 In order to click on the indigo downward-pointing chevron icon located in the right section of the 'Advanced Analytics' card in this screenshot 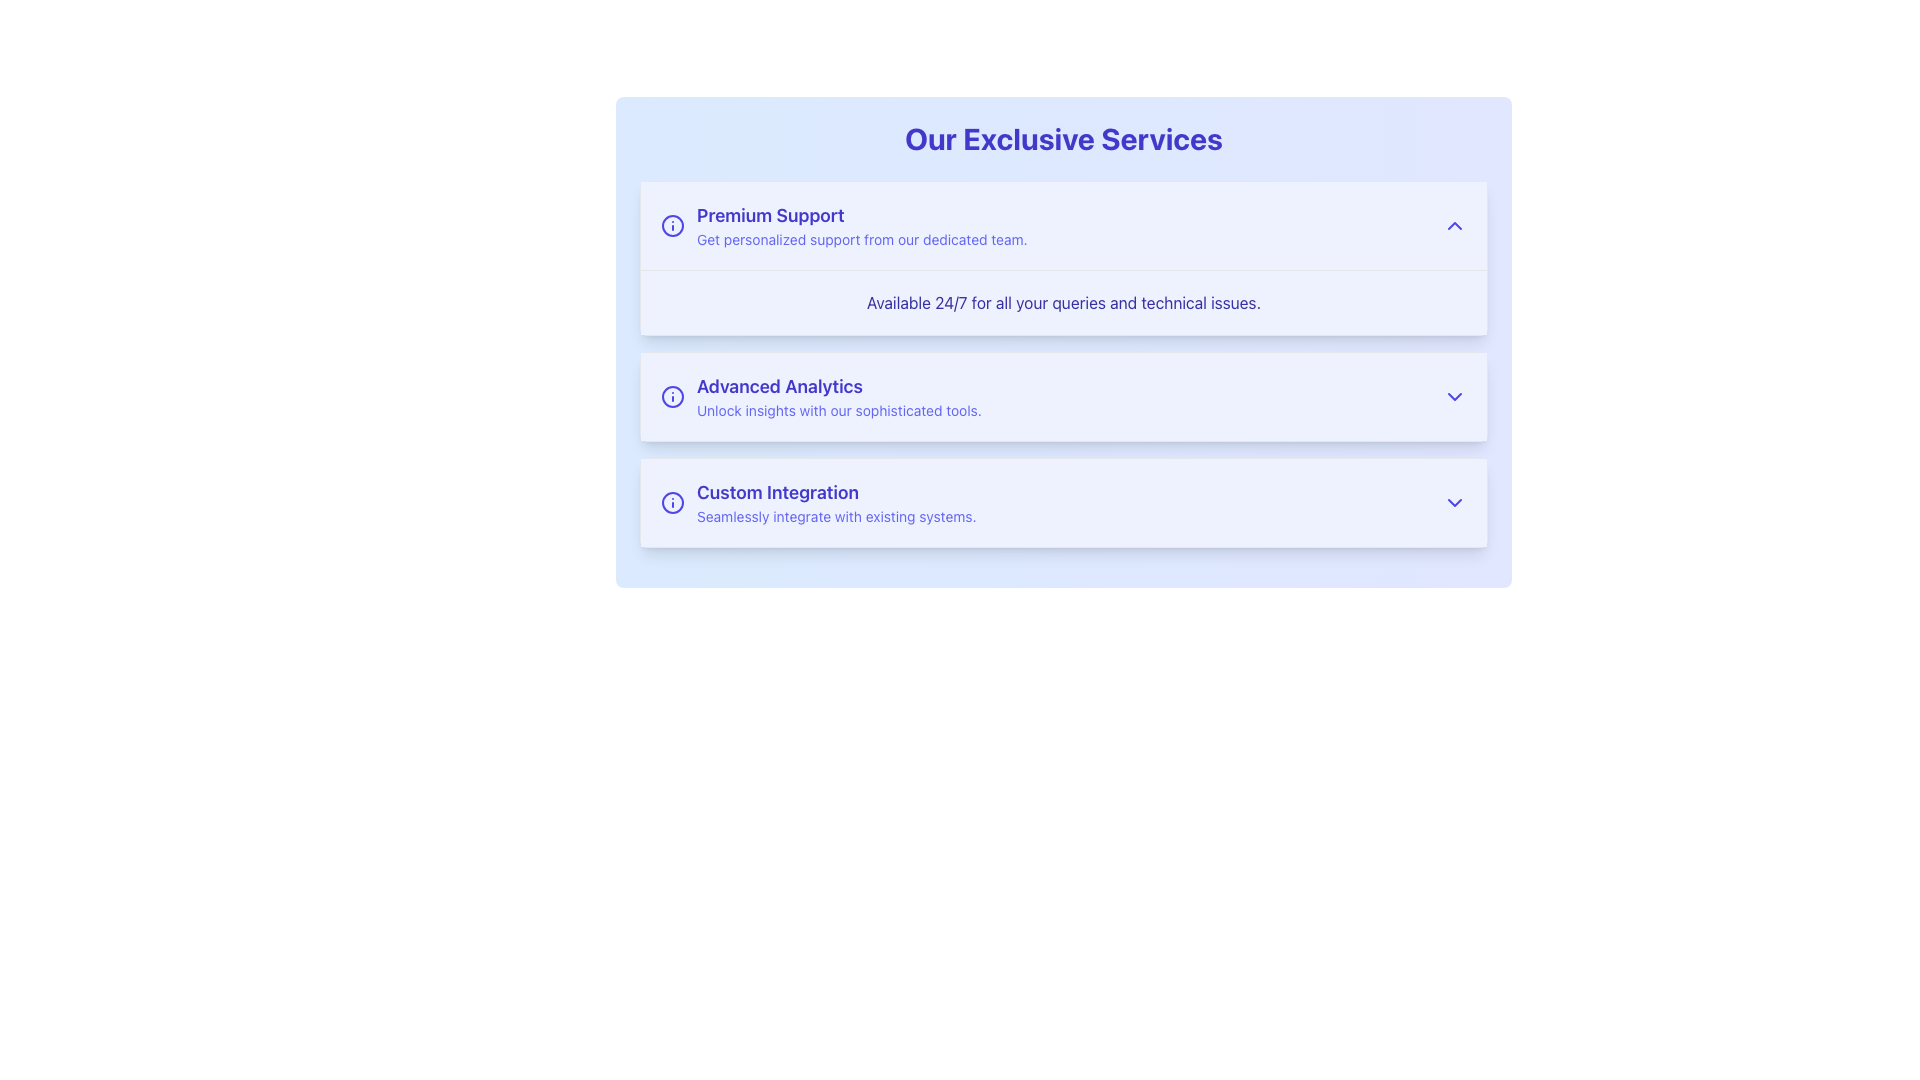, I will do `click(1454, 397)`.